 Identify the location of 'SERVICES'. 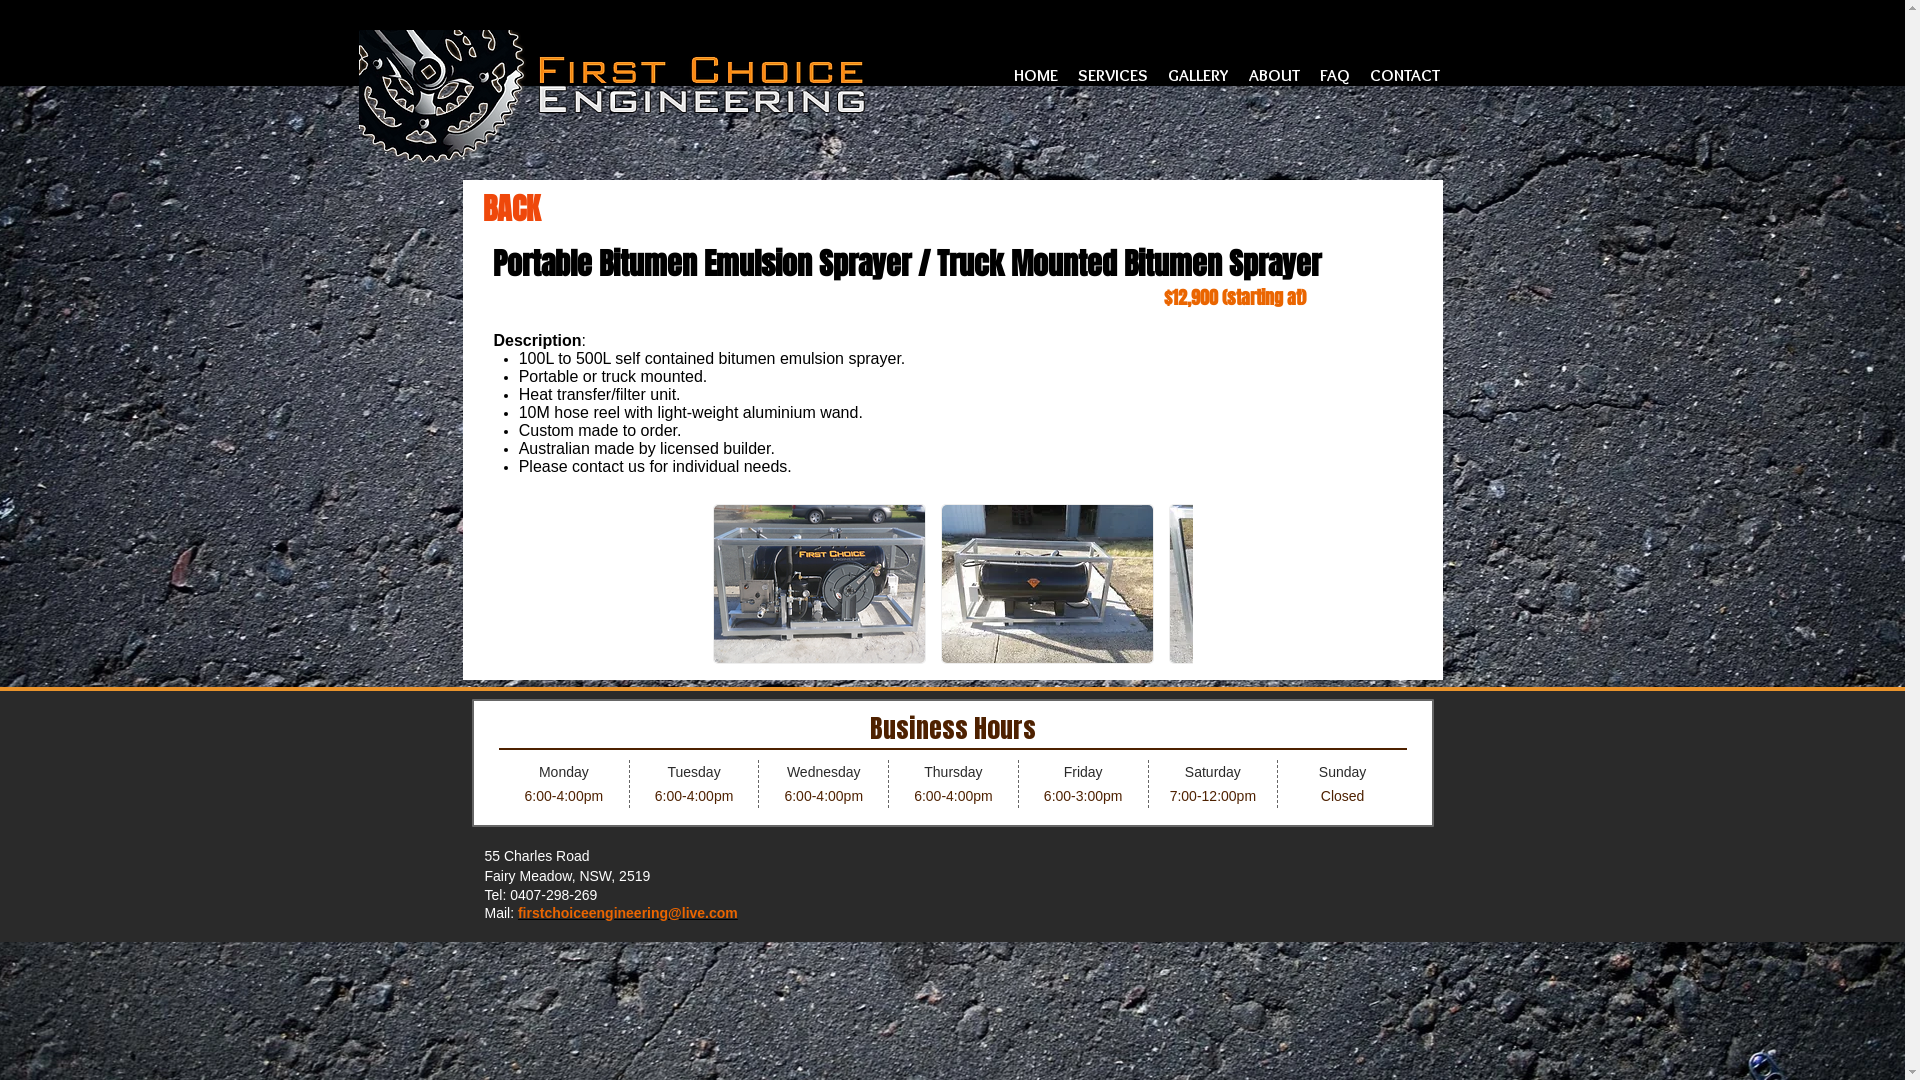
(1112, 73).